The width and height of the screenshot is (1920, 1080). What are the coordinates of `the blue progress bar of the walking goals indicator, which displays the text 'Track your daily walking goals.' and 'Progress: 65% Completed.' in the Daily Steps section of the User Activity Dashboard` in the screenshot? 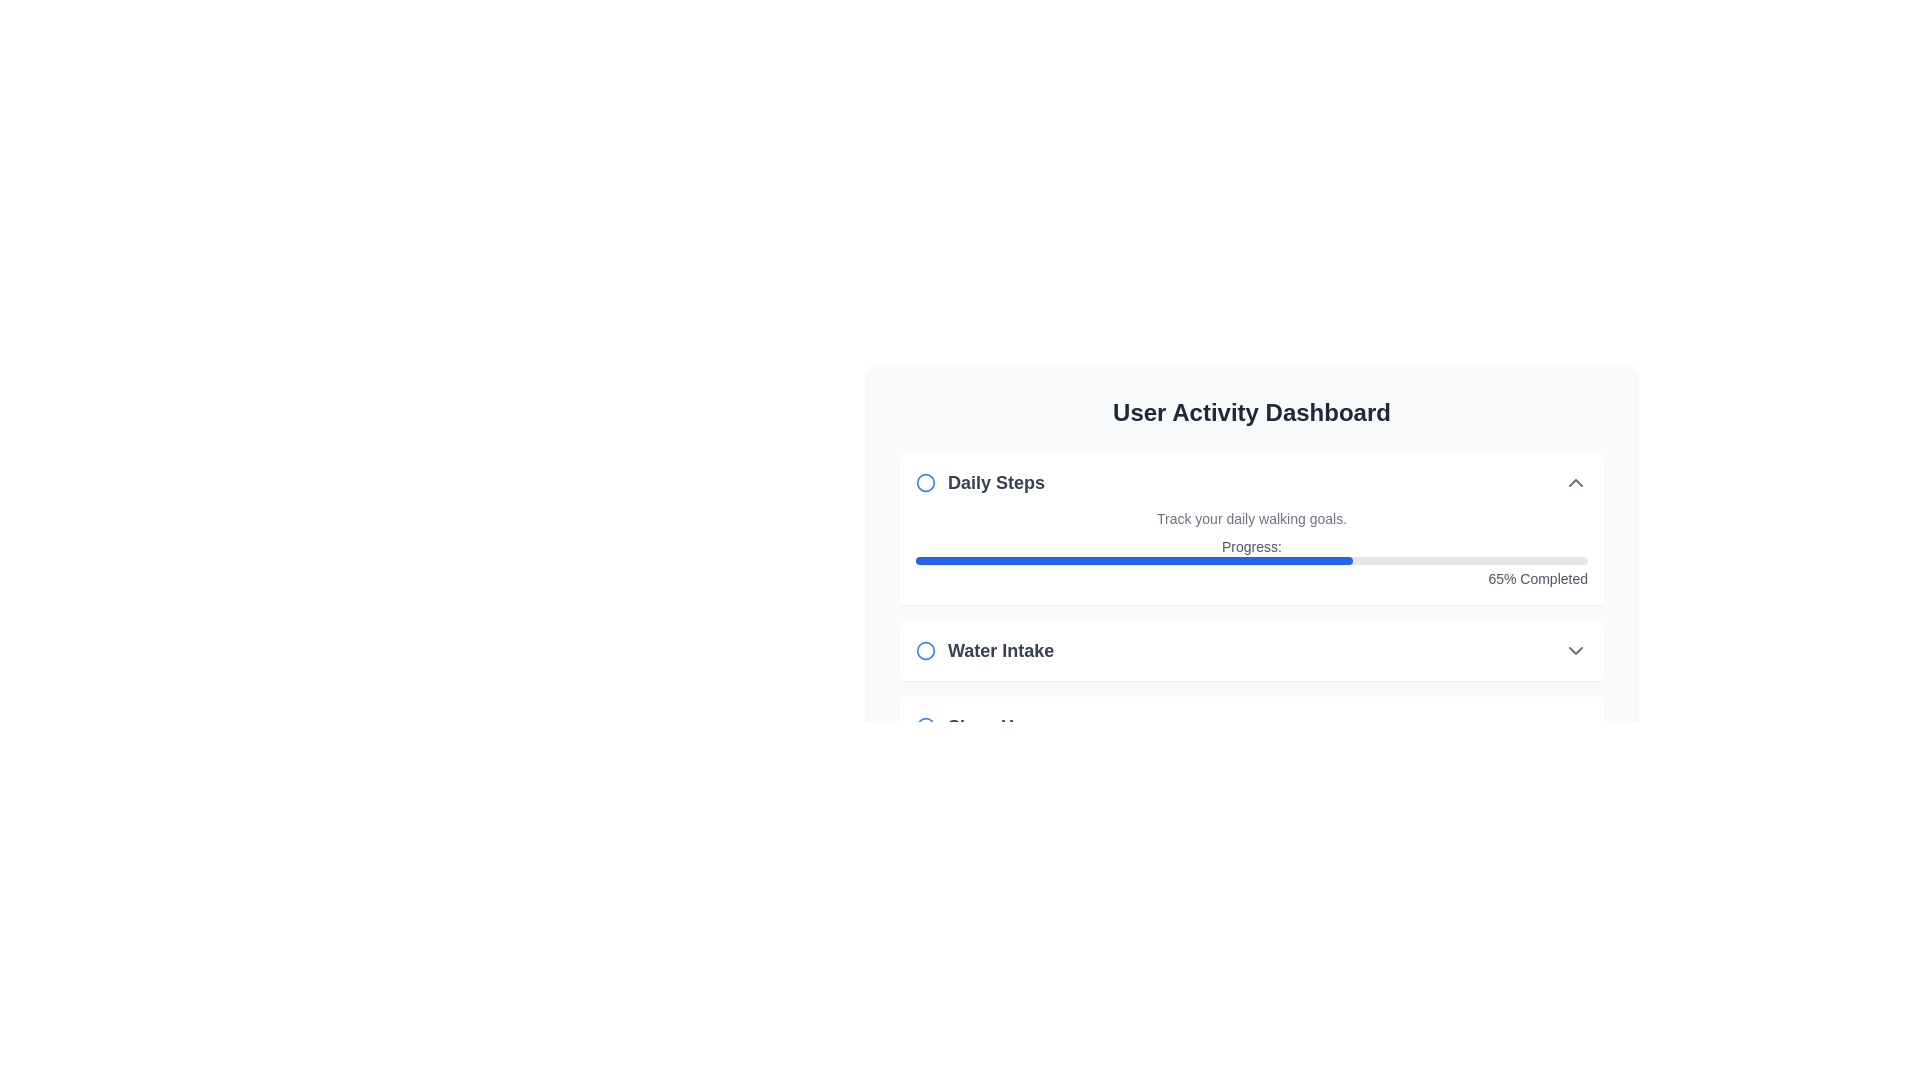 It's located at (1251, 548).